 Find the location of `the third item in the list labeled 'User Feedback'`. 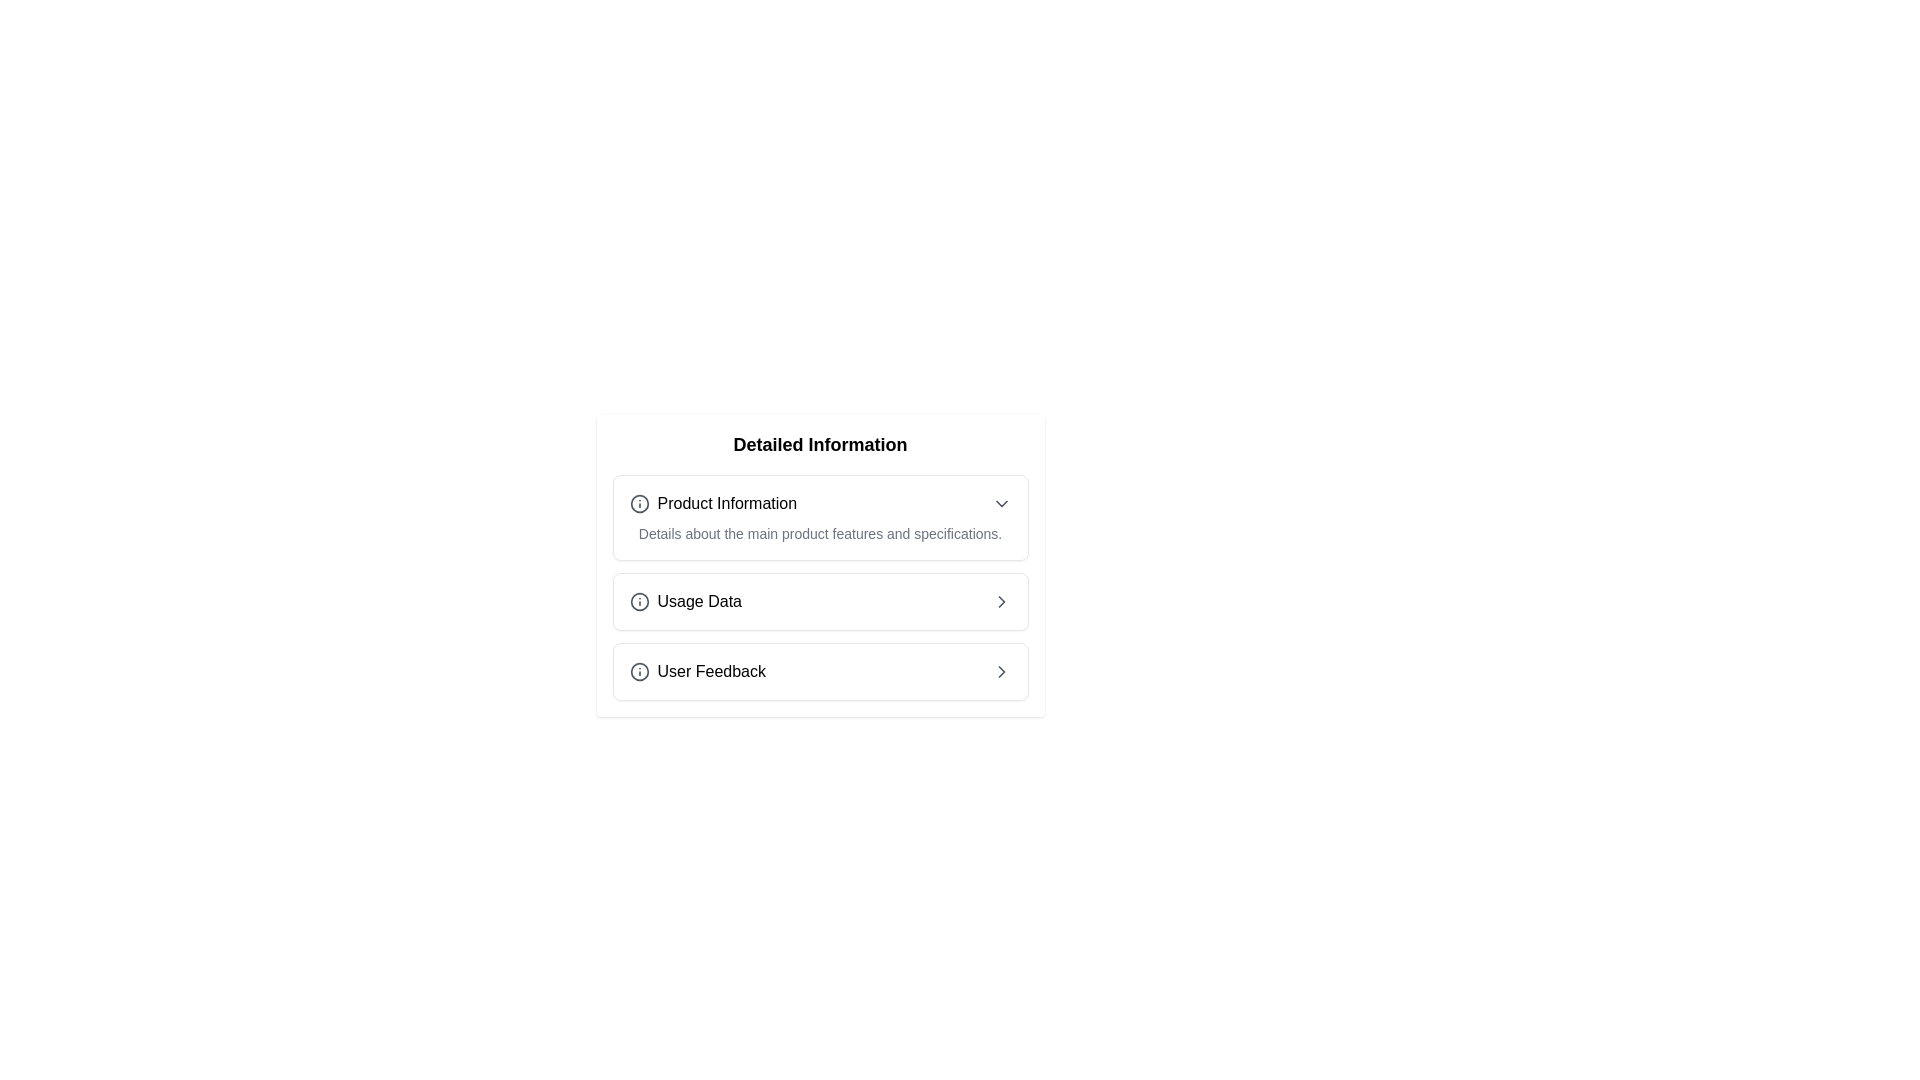

the third item in the list labeled 'User Feedback' is located at coordinates (820, 671).